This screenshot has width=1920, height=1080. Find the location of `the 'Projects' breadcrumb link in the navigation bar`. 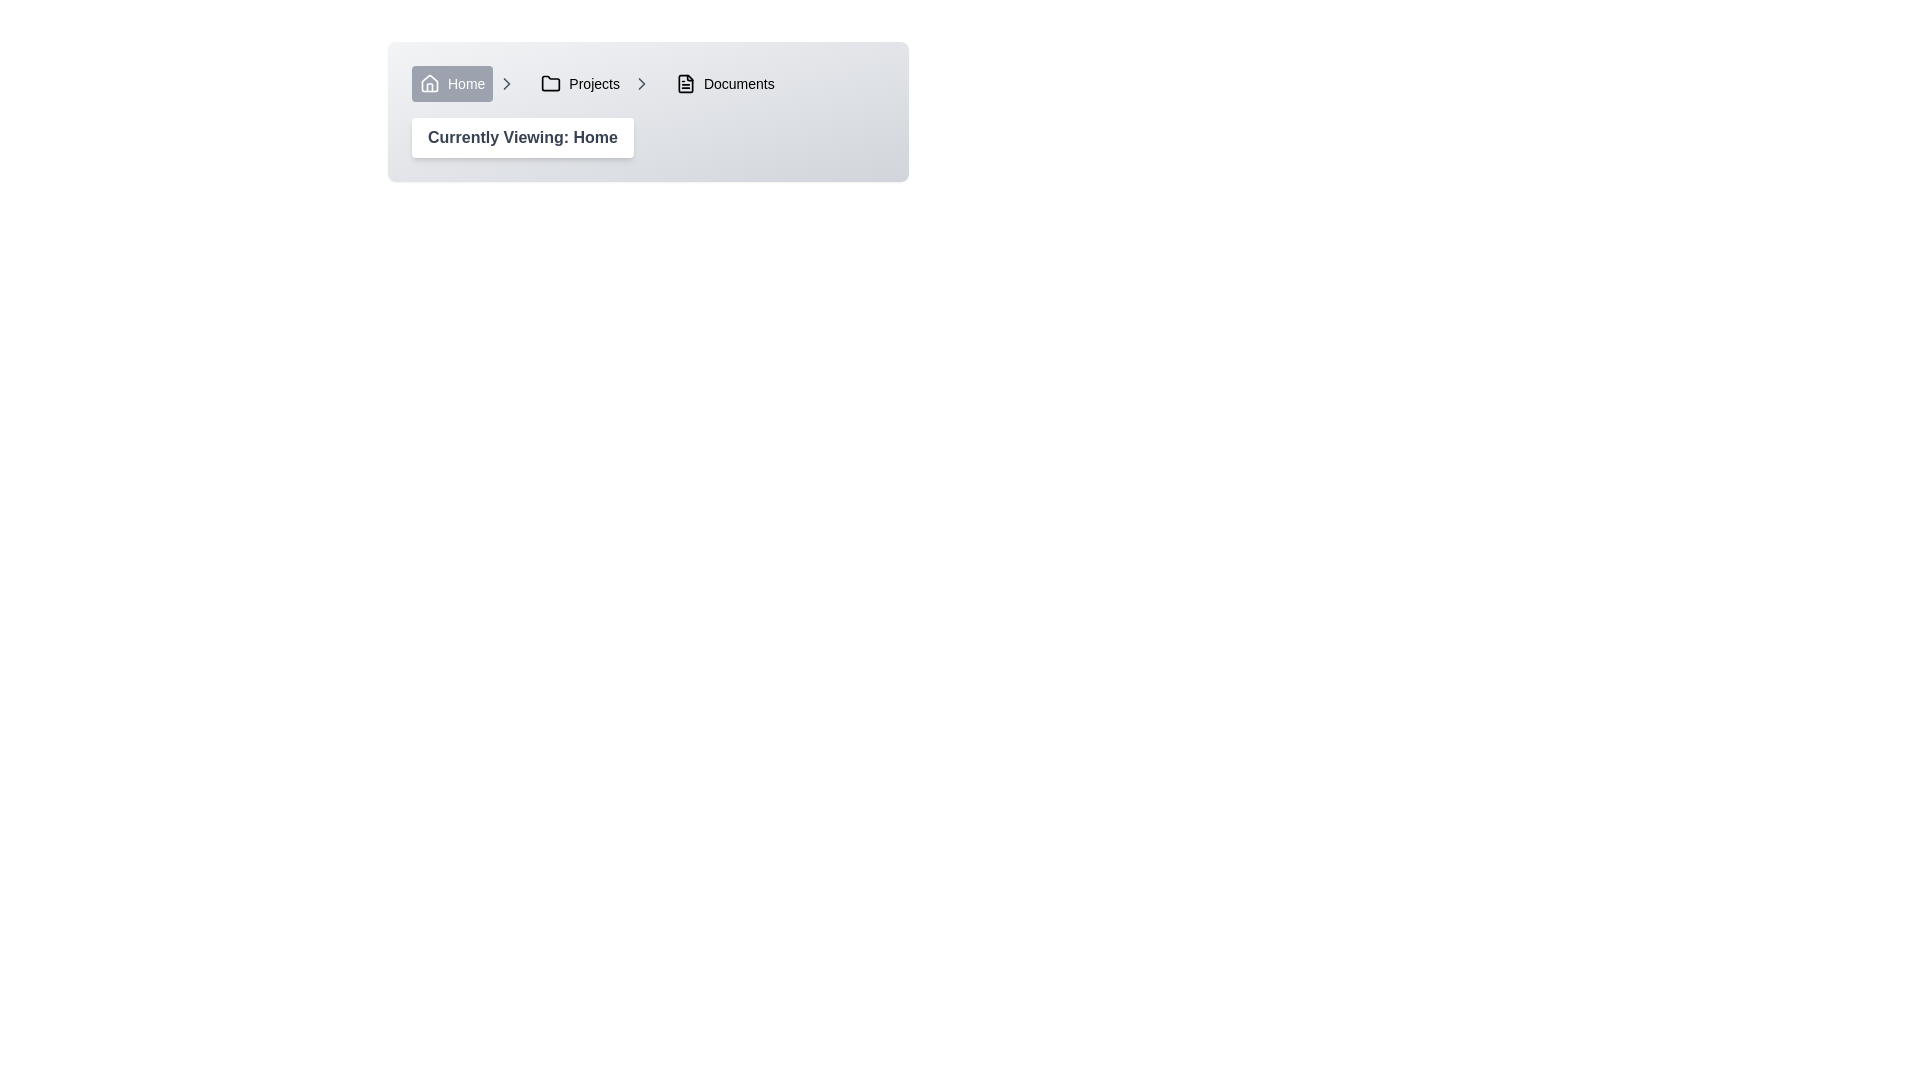

the 'Projects' breadcrumb link in the navigation bar is located at coordinates (579, 83).